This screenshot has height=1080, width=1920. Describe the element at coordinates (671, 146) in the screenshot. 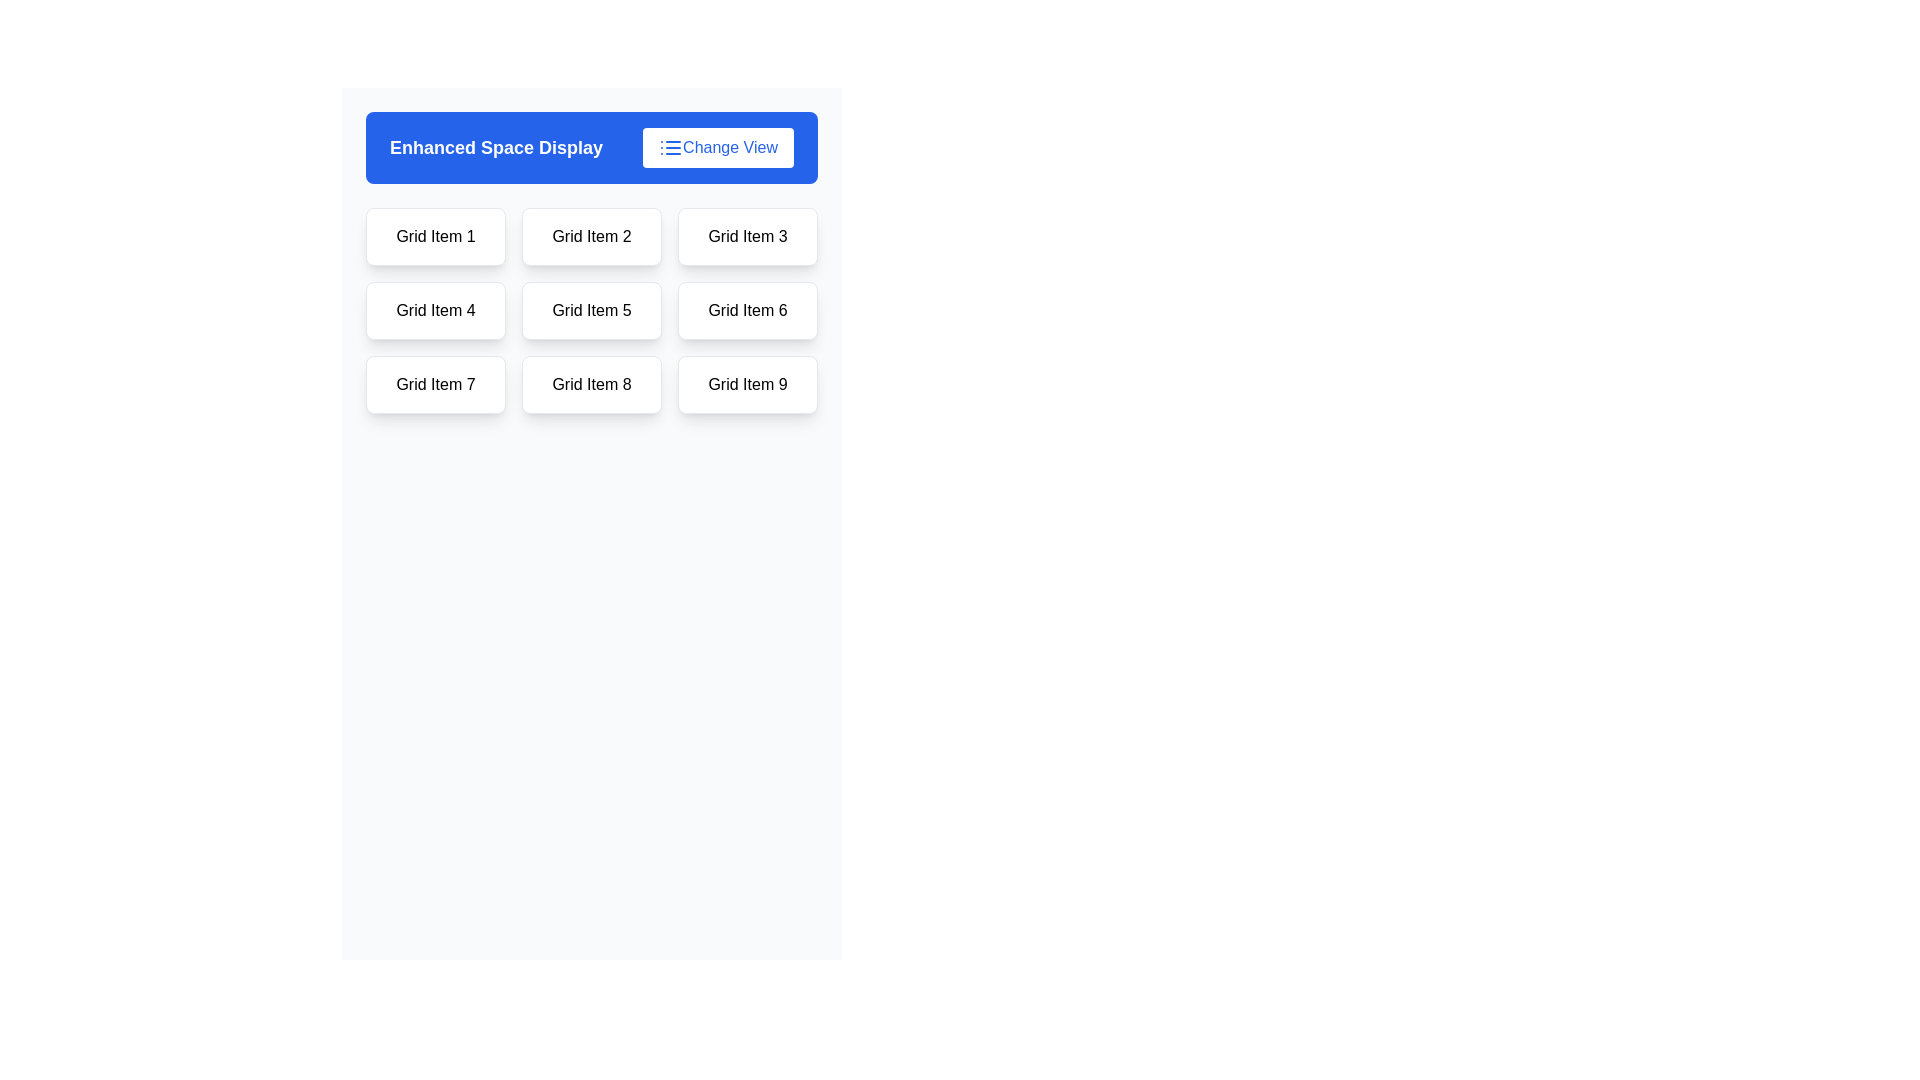

I see `the 'Change View' button which contains an icon resembling three horizontal lines stacked vertically, styled in blue` at that location.